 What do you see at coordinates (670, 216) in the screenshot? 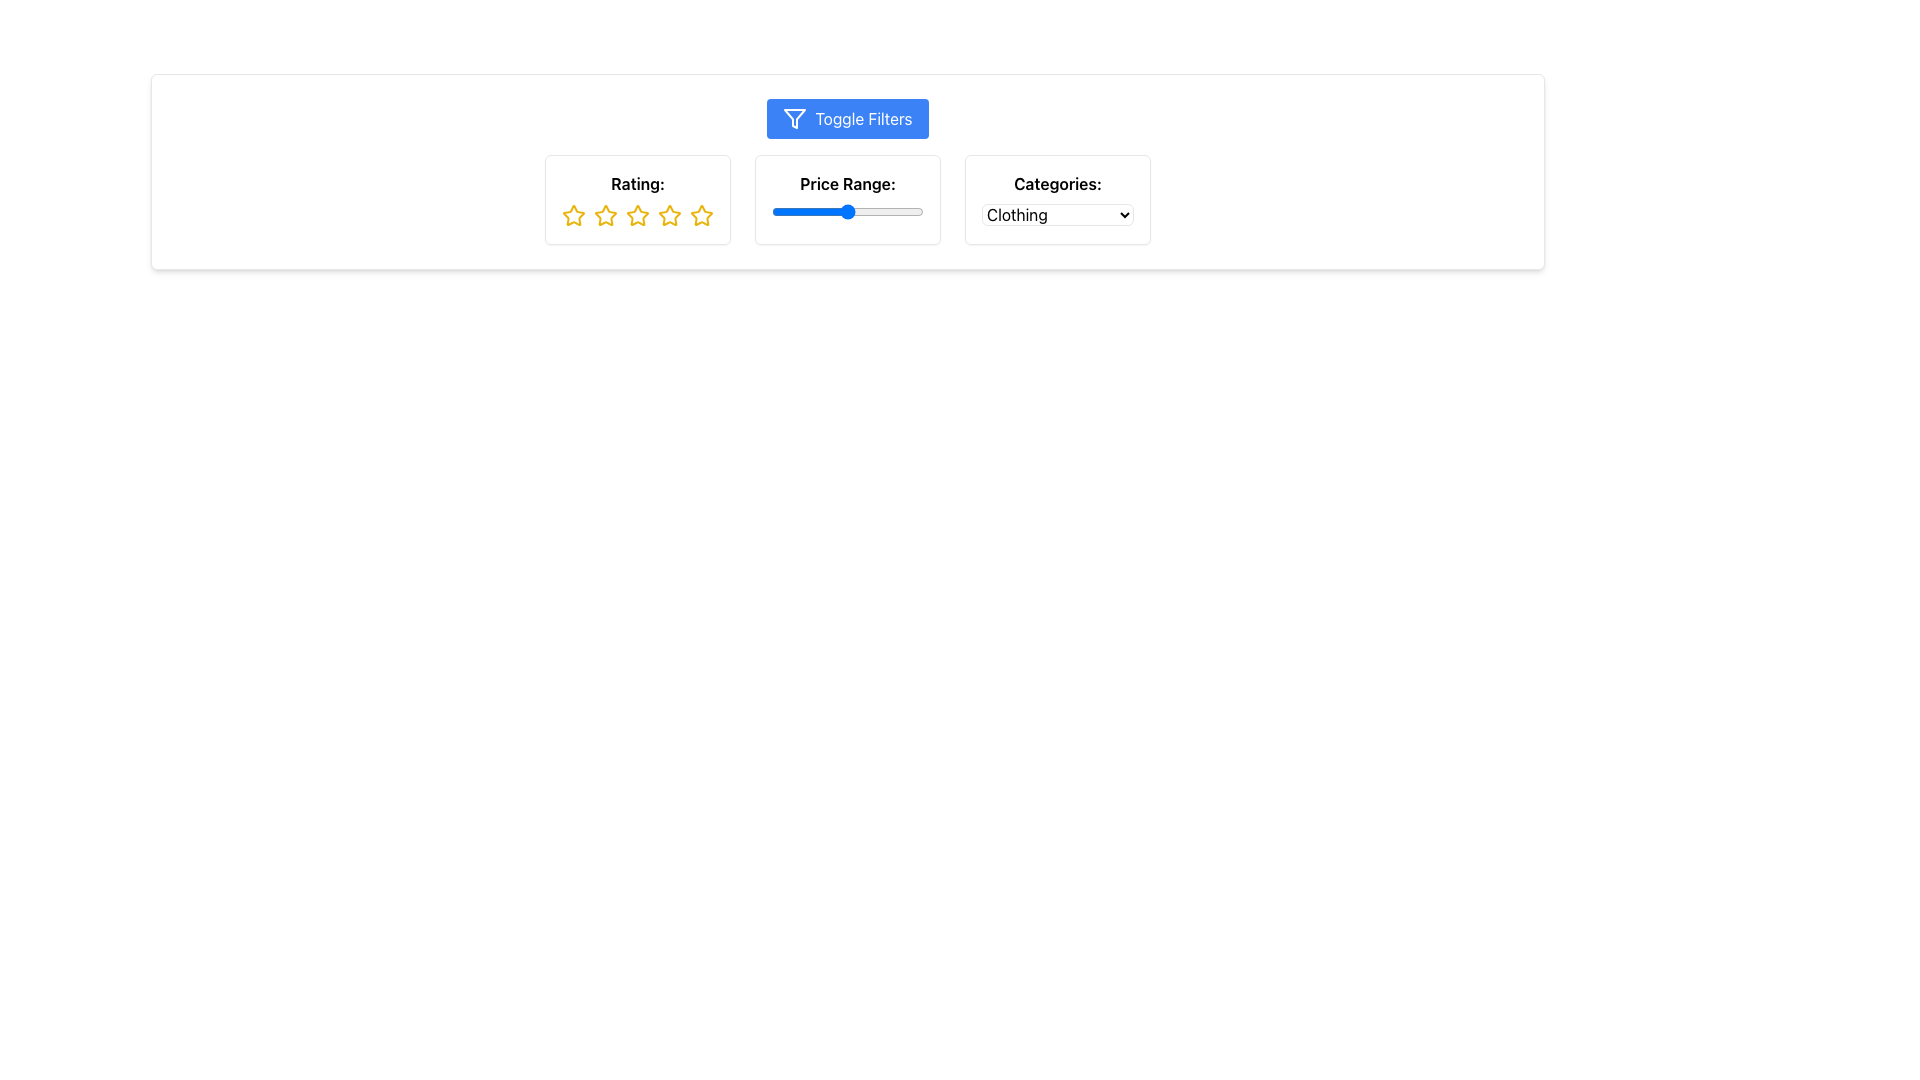
I see `the fourth yellow star icon in the rating section` at bounding box center [670, 216].